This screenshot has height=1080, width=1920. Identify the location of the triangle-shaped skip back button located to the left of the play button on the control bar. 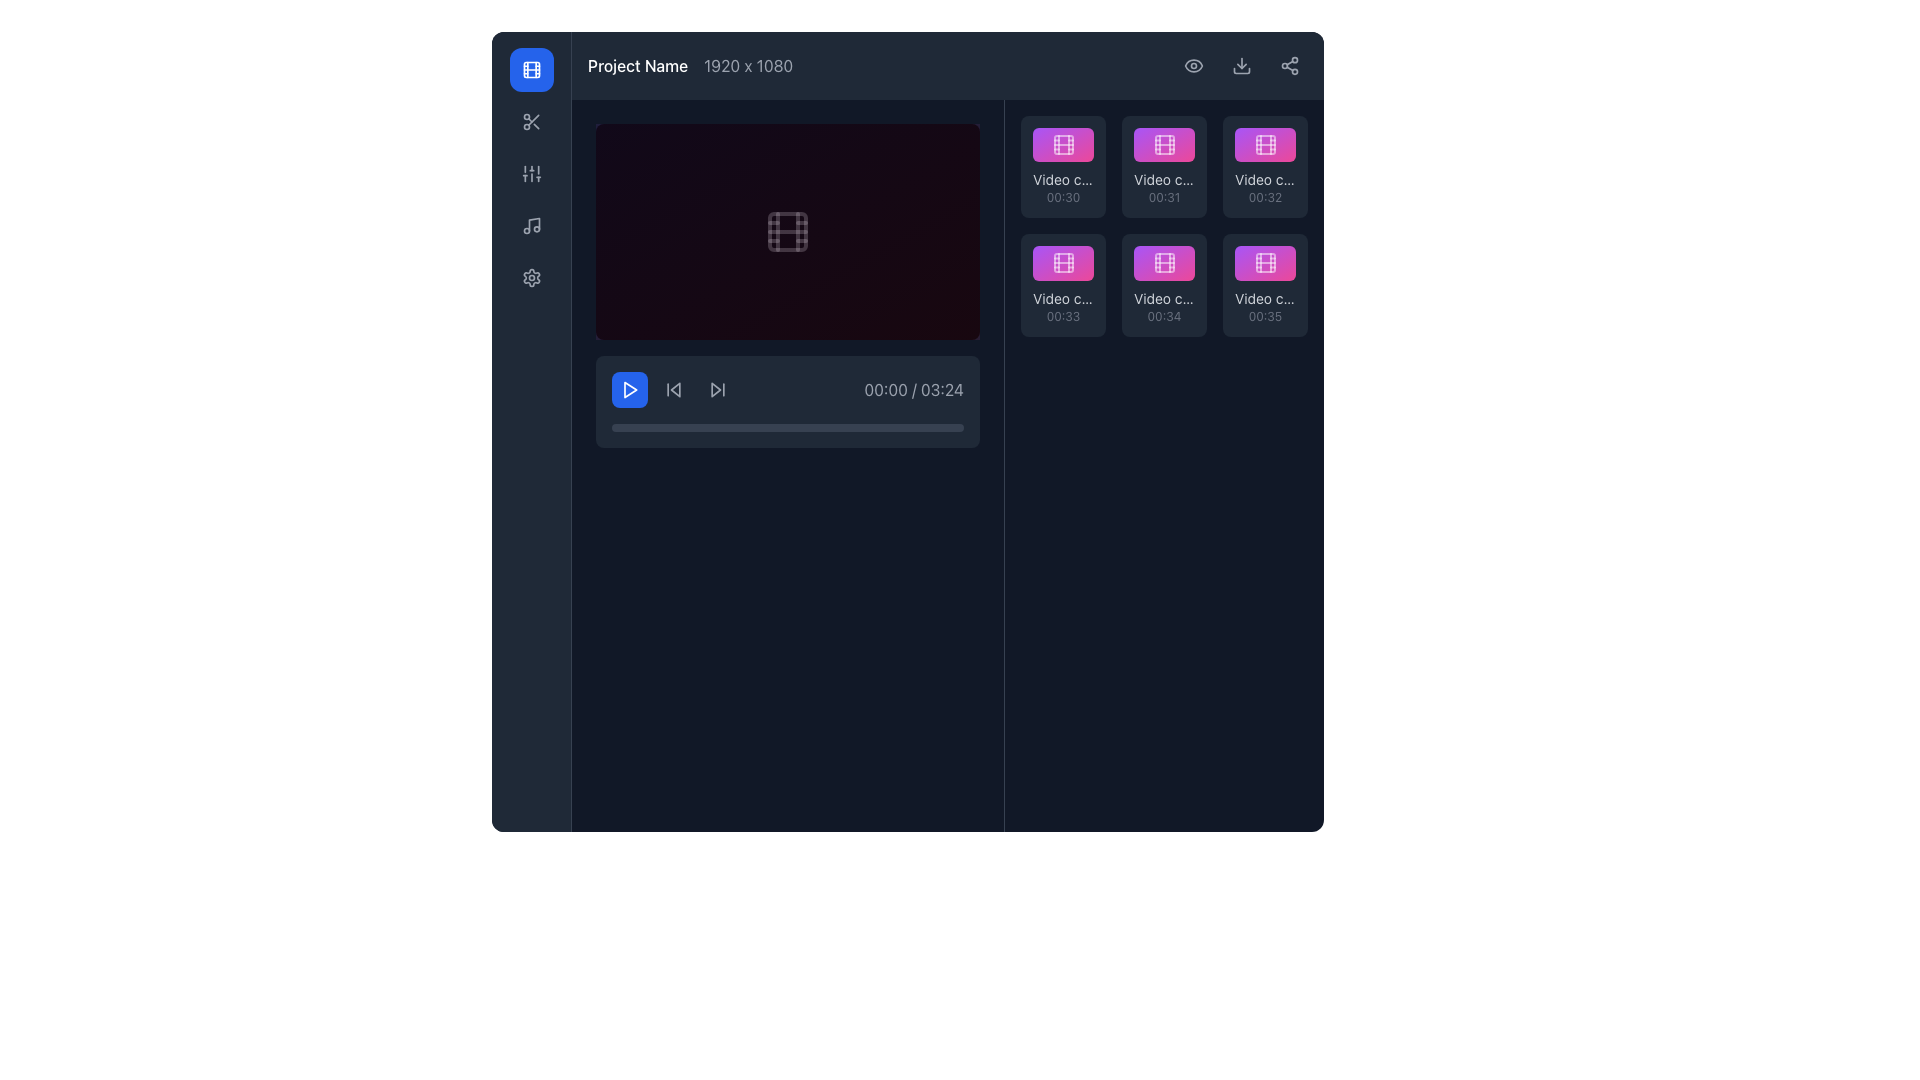
(675, 389).